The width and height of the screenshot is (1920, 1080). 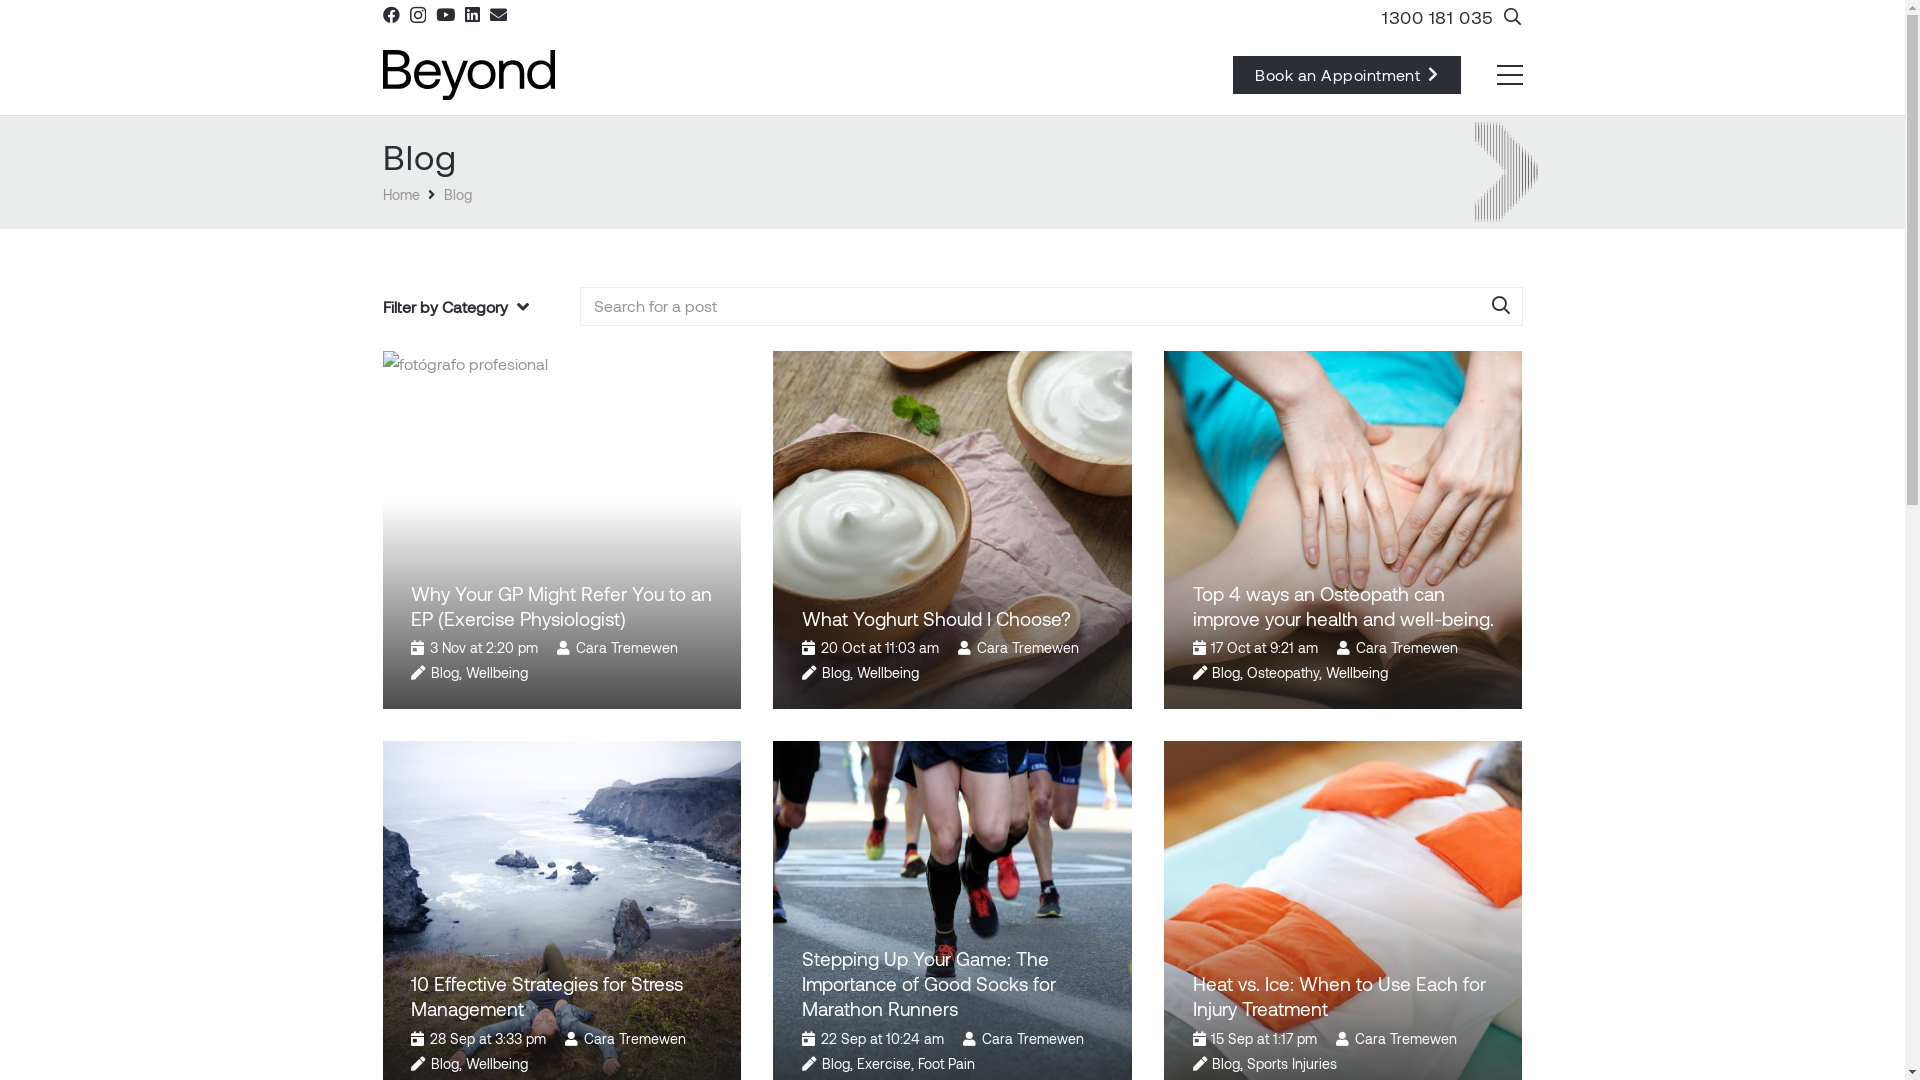 What do you see at coordinates (547, 995) in the screenshot?
I see `'10 Effective Strategies for Stress Management'` at bounding box center [547, 995].